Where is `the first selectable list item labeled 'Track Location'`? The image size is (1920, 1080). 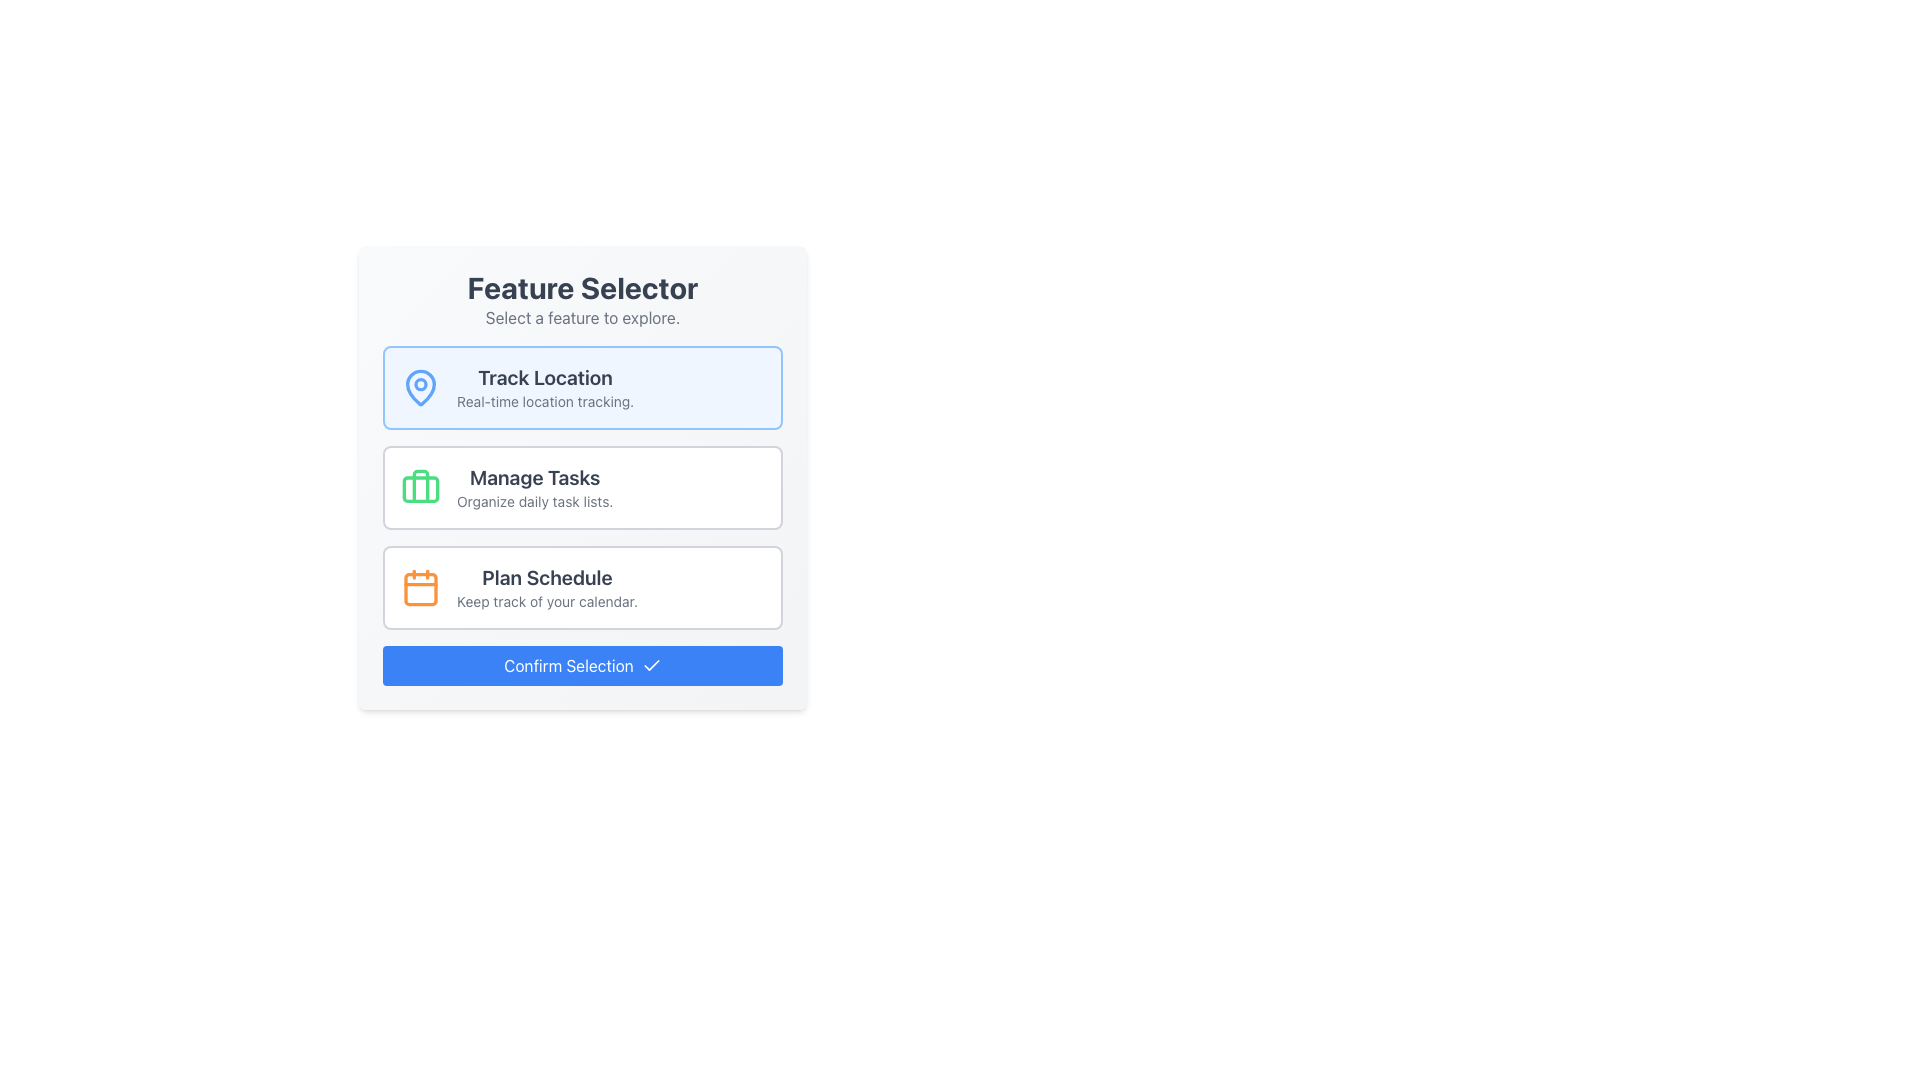 the first selectable list item labeled 'Track Location' is located at coordinates (581, 388).